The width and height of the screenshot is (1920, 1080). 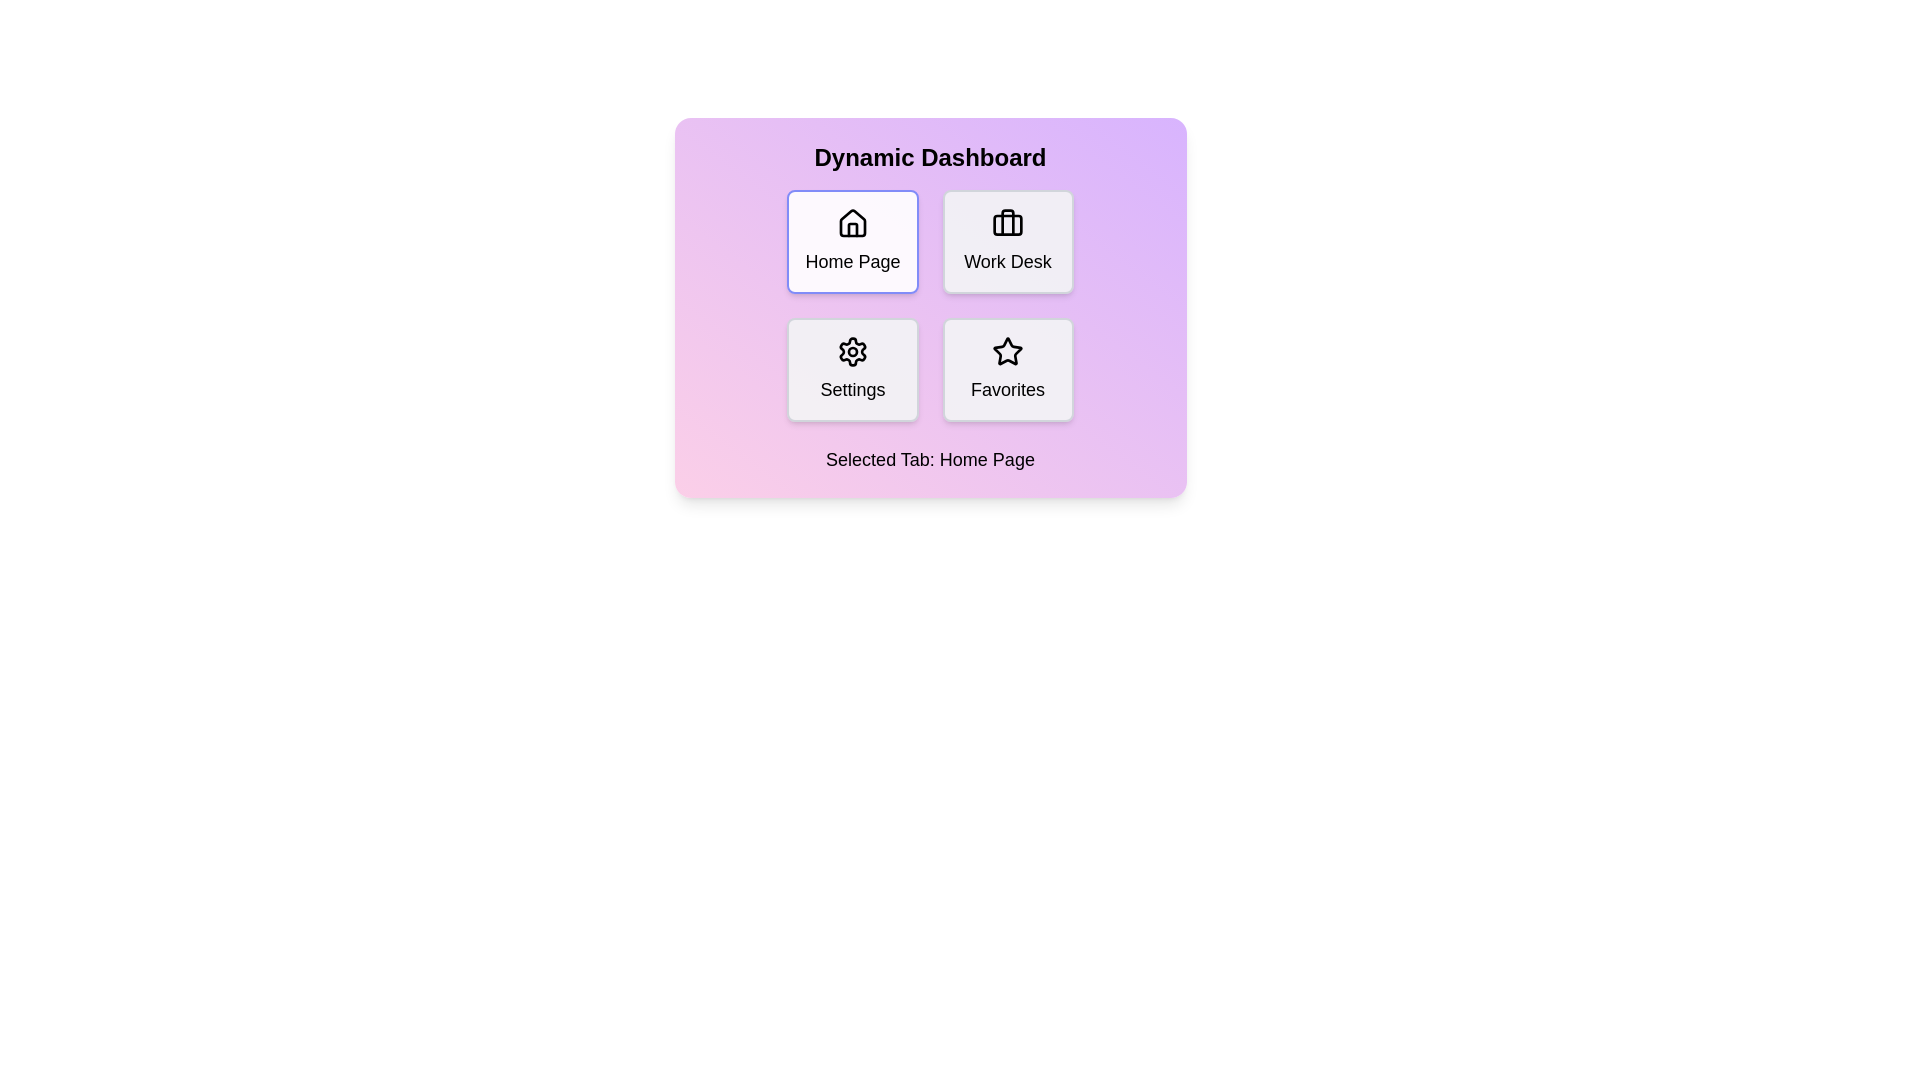 I want to click on the tab labeled Settings, so click(x=853, y=370).